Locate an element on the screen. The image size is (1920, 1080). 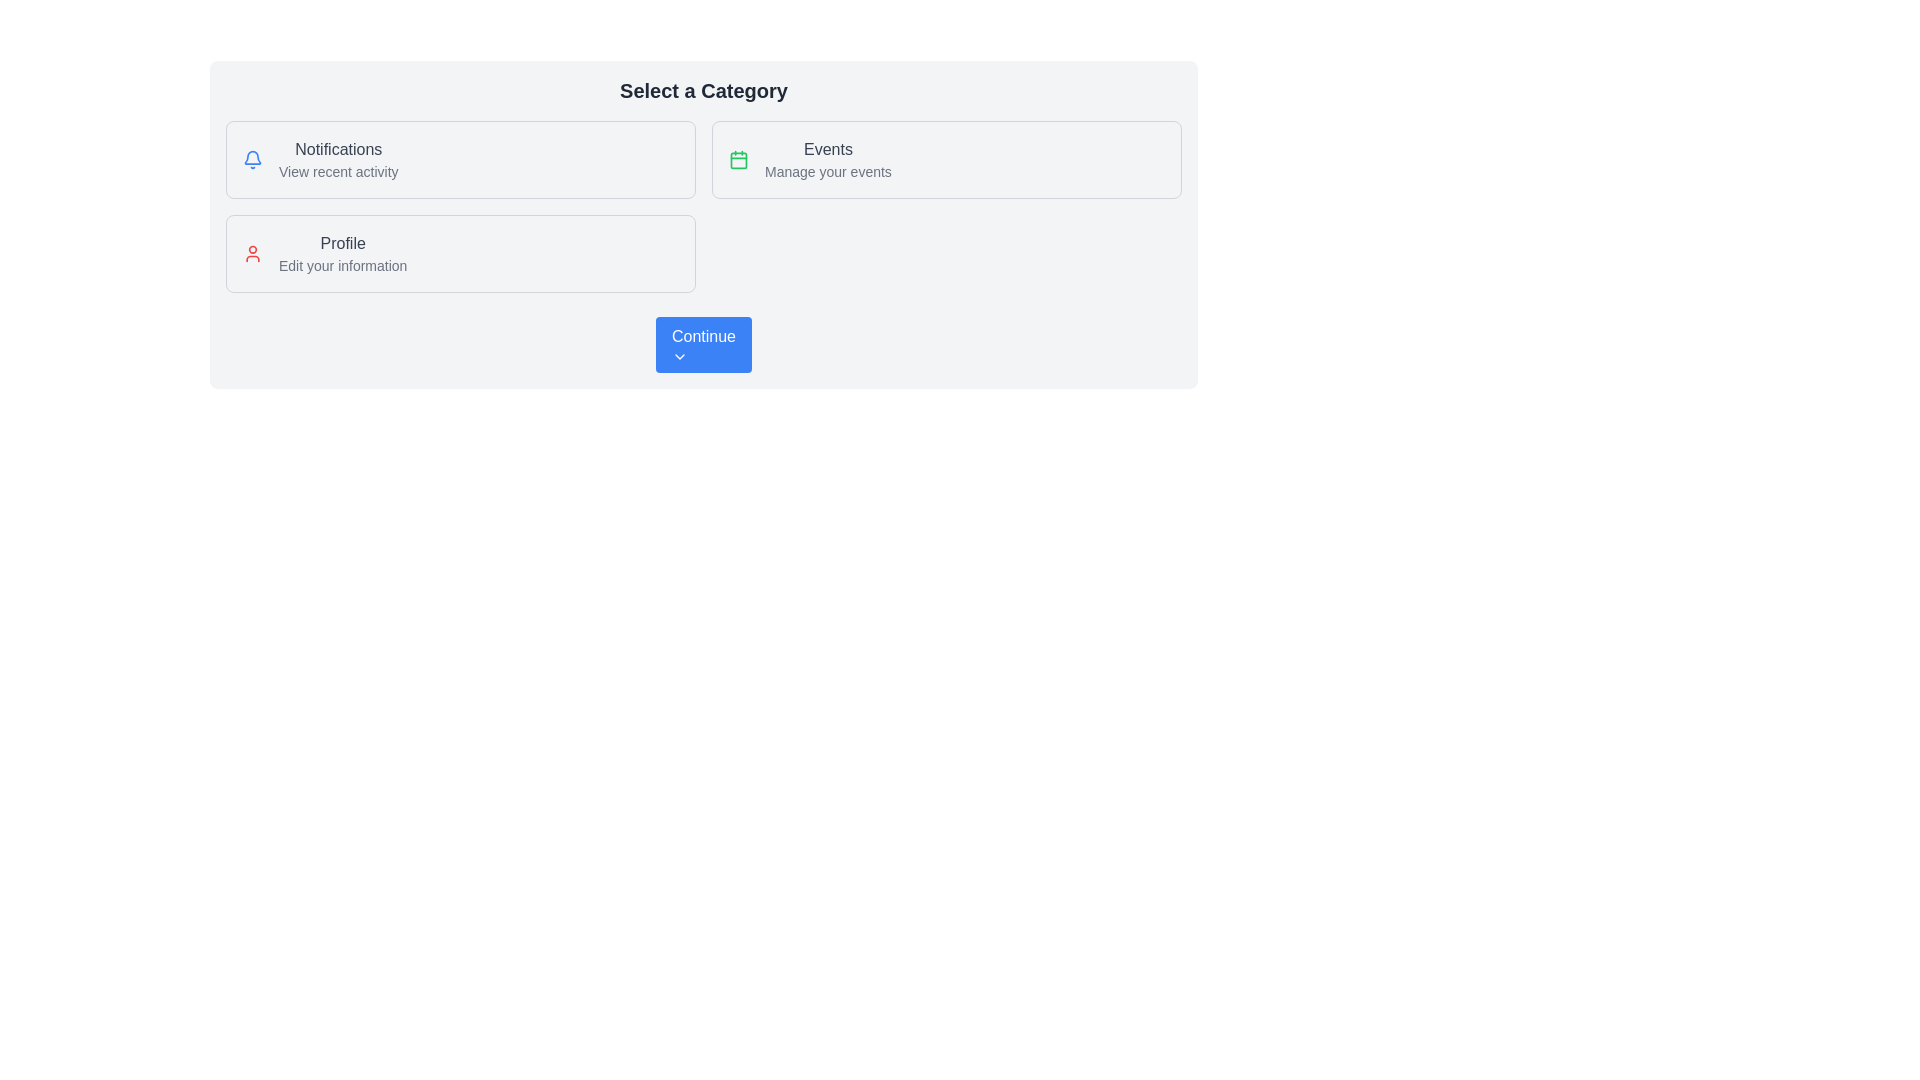
the static text providing guidance for the 'Events' section, located below the title 'Events' in the right-hand card of a three-card layout is located at coordinates (828, 171).